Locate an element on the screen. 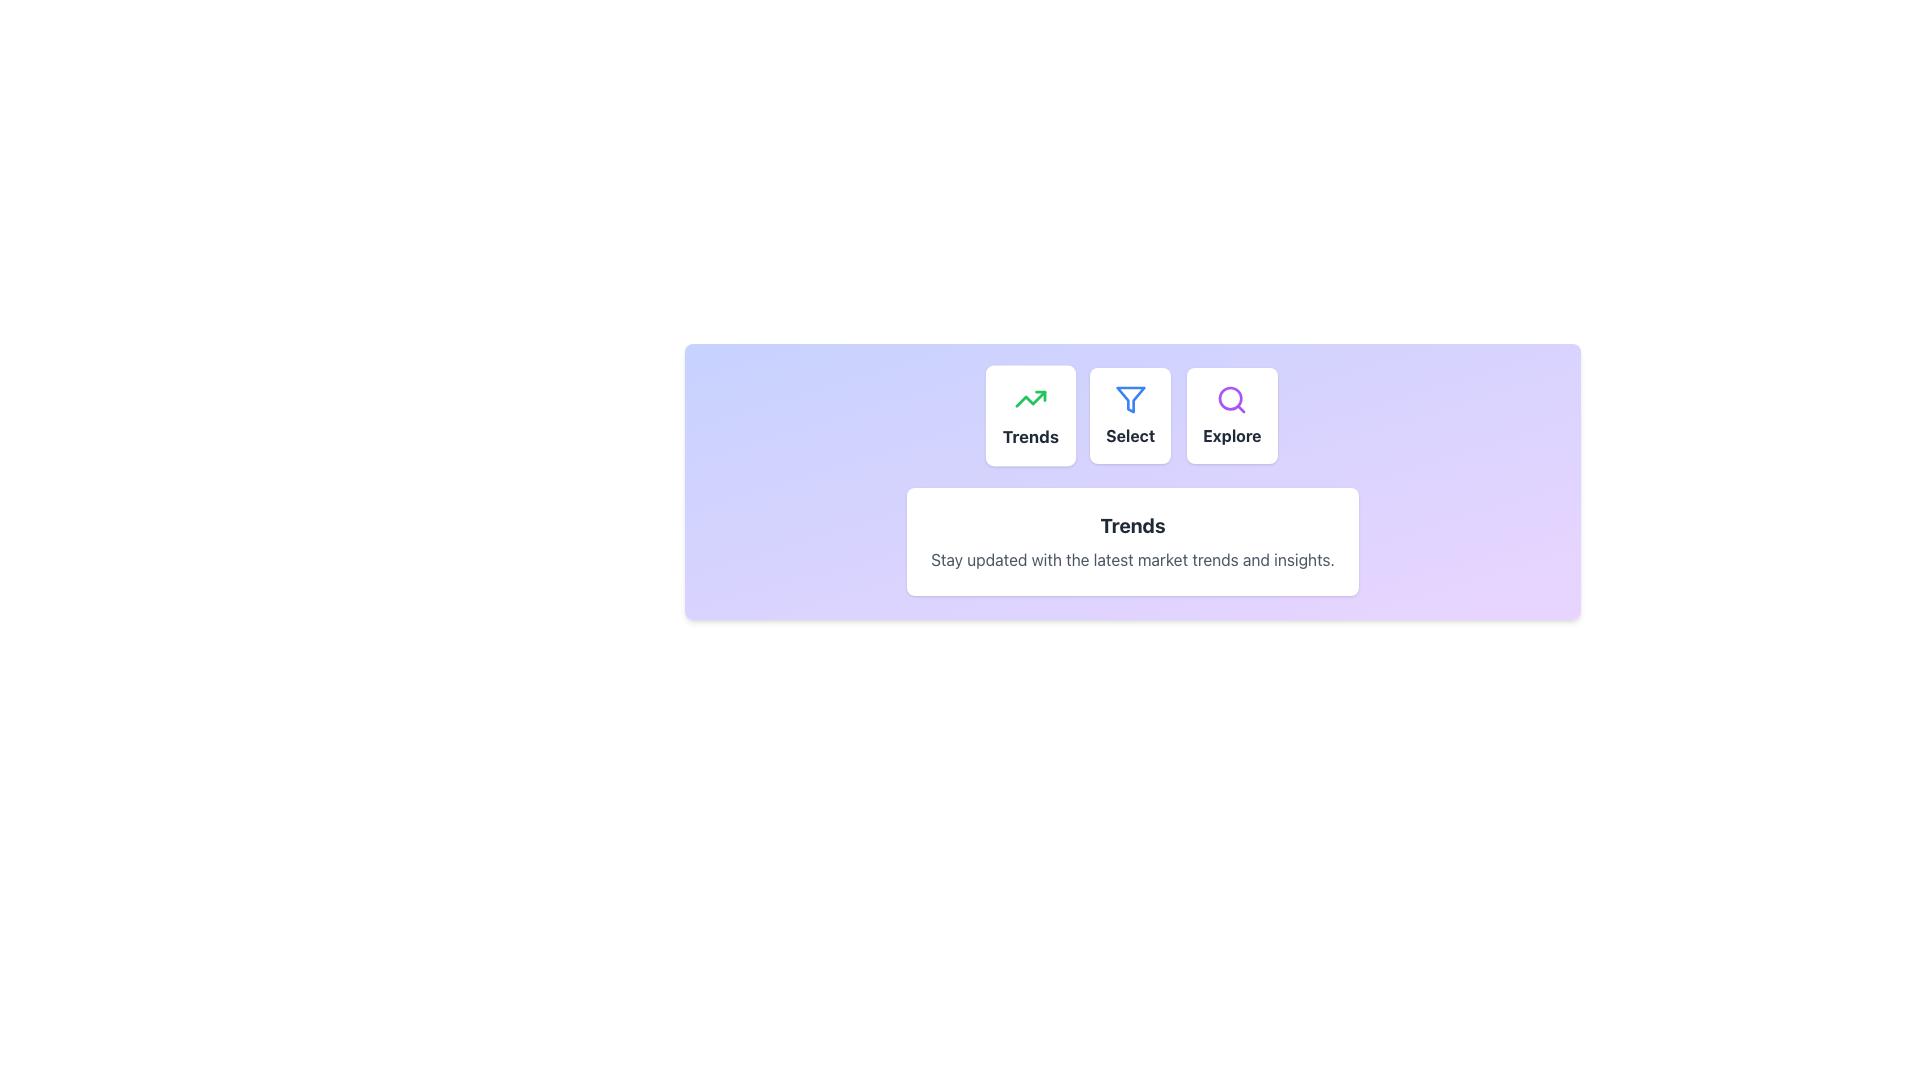 This screenshot has height=1080, width=1920. the filtering function icon, which is the middle icon in a horizontal row of three icons is located at coordinates (1130, 400).